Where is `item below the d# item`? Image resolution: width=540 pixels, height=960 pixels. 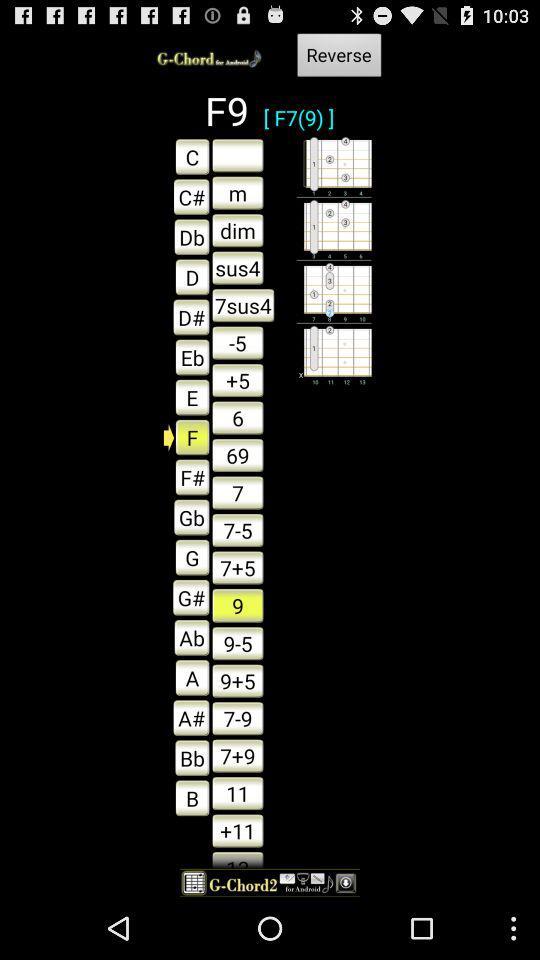
item below the d# item is located at coordinates (187, 357).